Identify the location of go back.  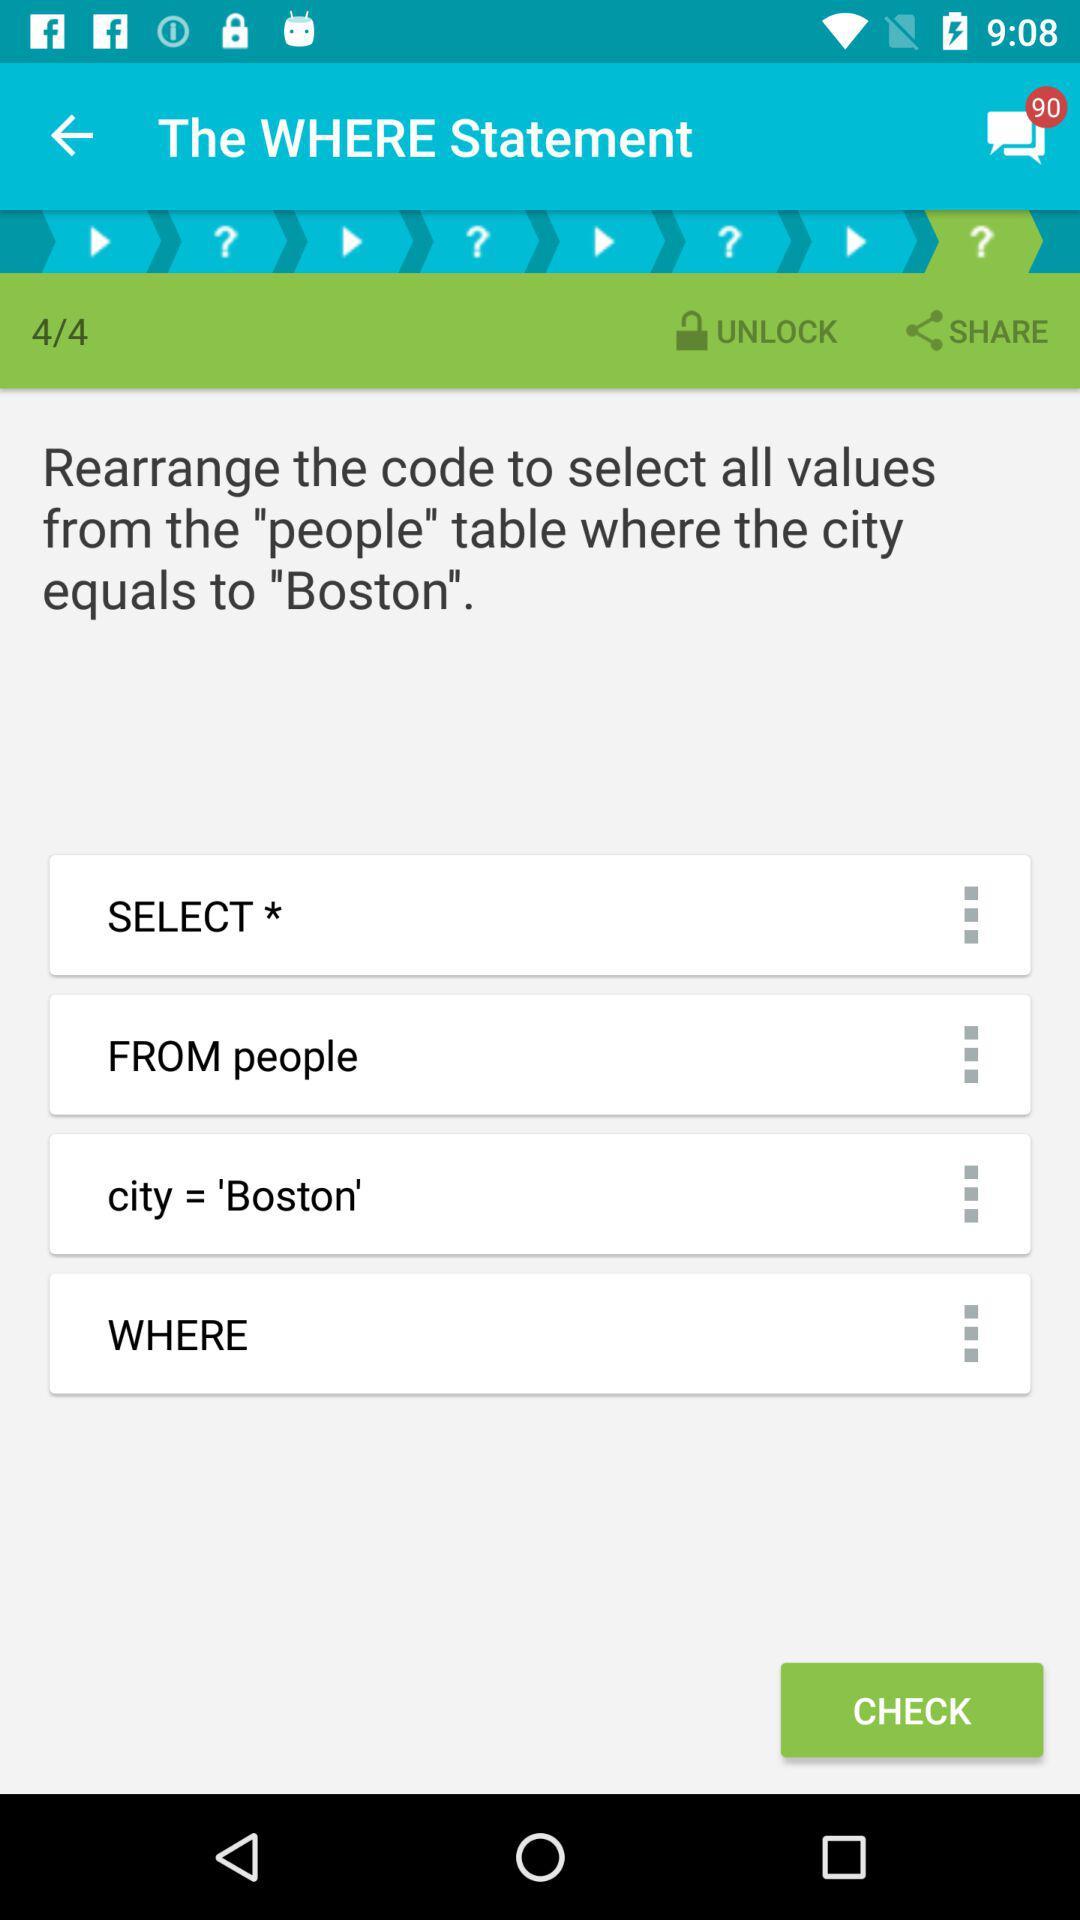
(224, 240).